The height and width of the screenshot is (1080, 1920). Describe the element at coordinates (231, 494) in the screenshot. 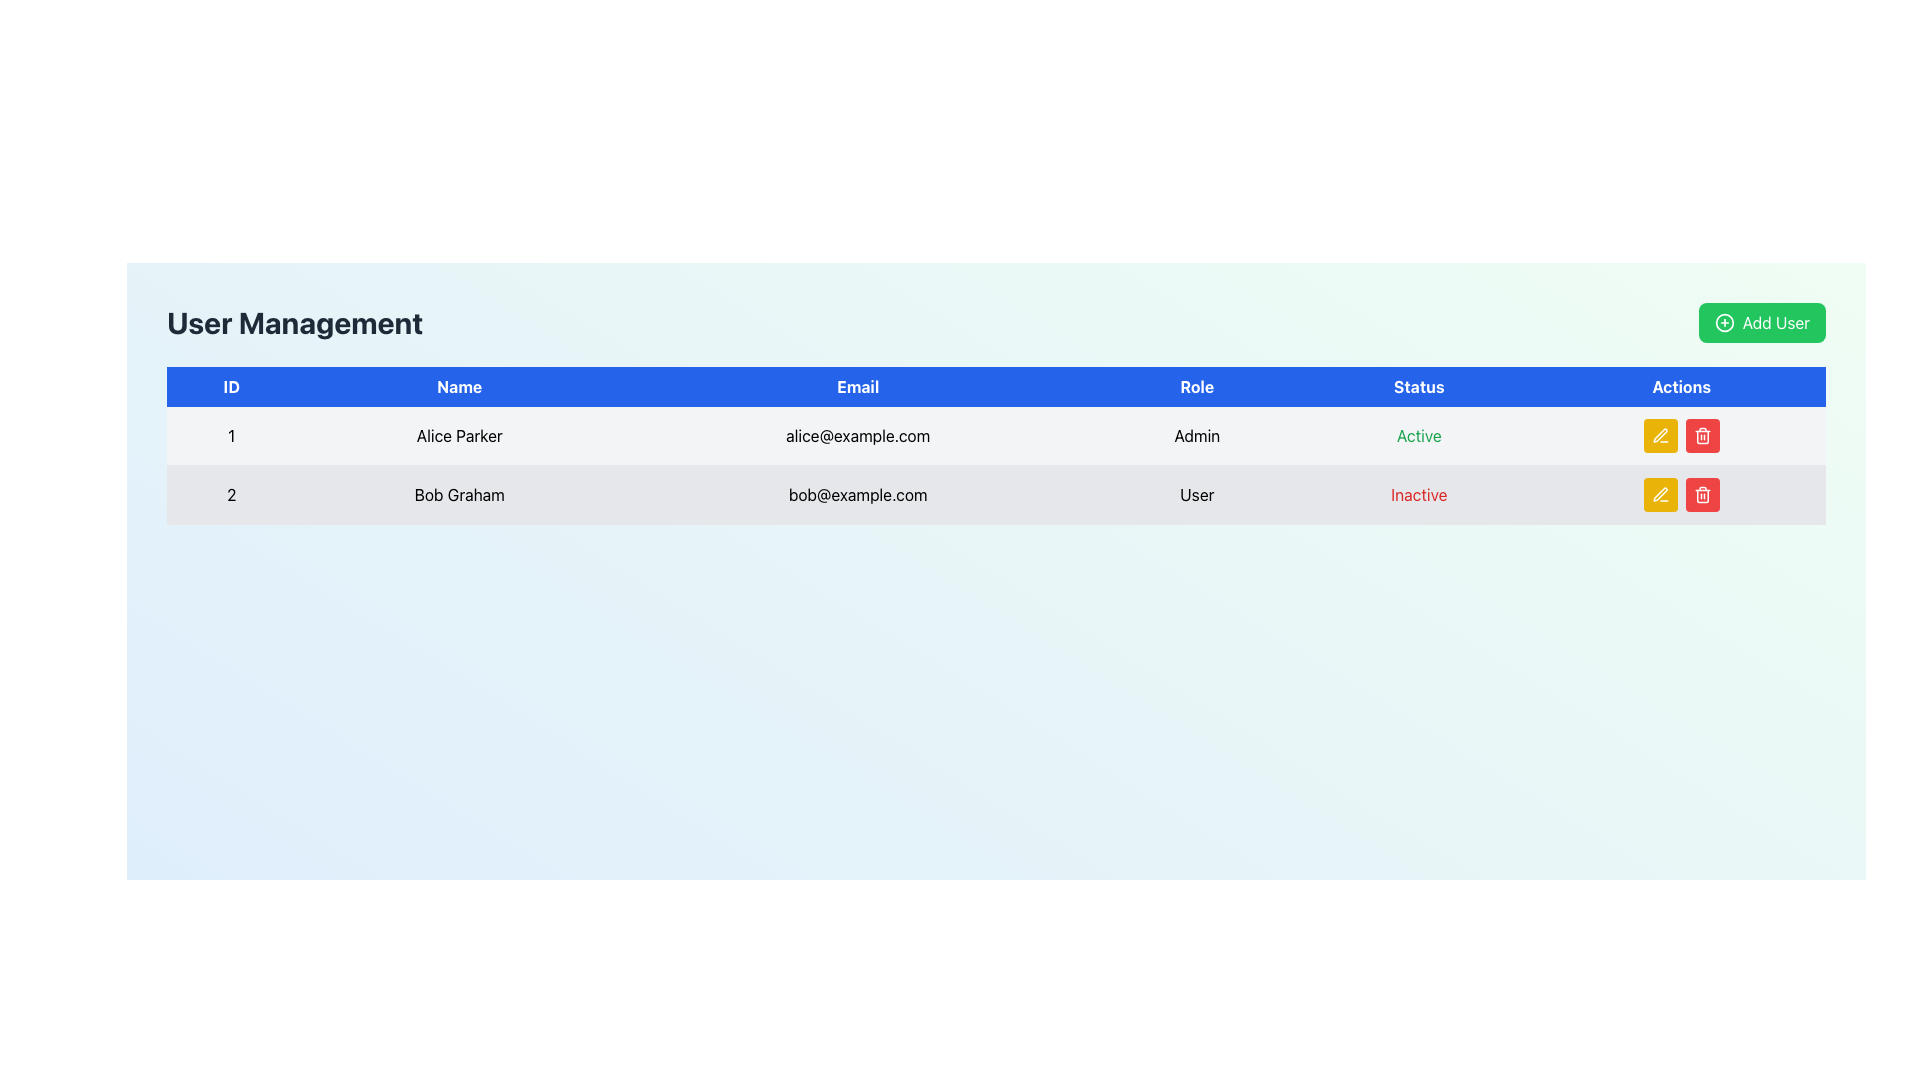

I see `the text within the table cell containing '2' in the 'User Management' table, which is styled with a light-gray background and located in the first column of the second row corresponding to user 'Bob Graham'` at that location.